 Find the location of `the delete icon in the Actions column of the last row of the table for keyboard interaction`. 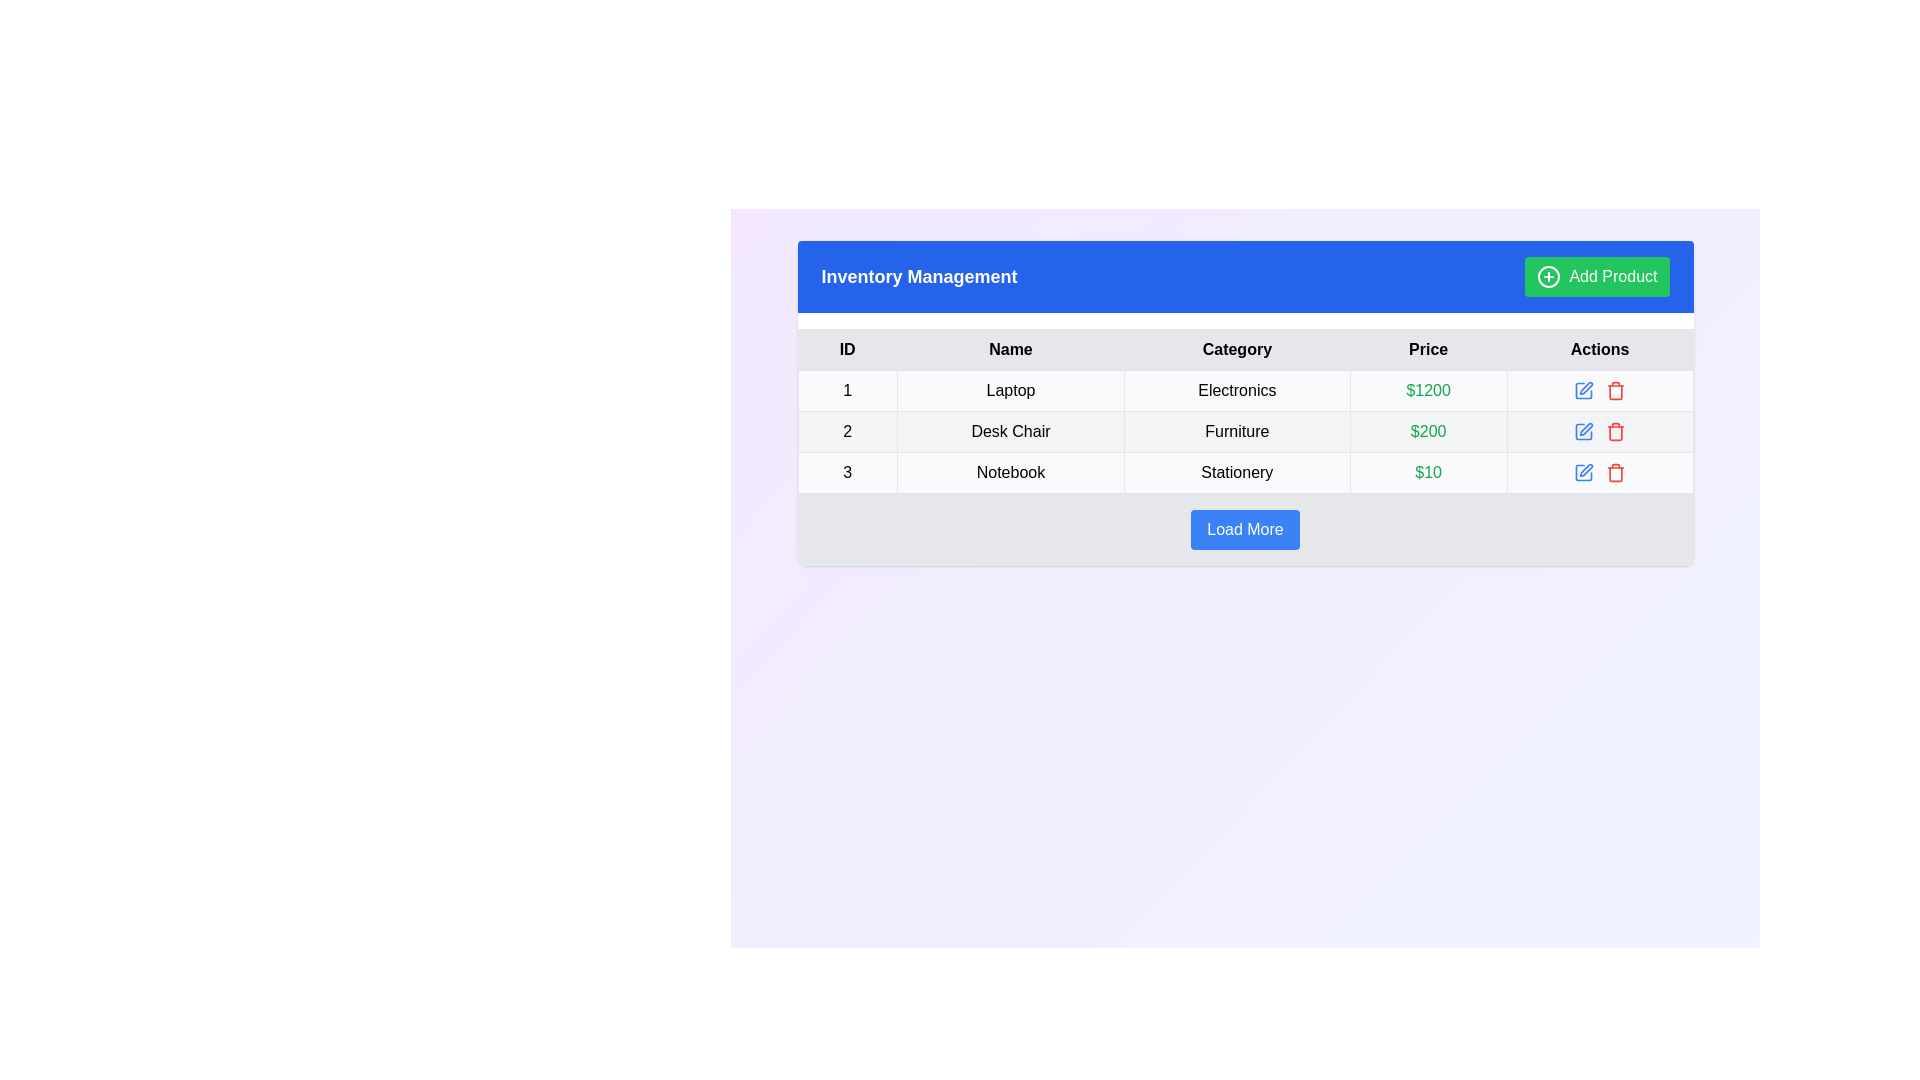

the delete icon in the Actions column of the last row of the table for keyboard interaction is located at coordinates (1616, 392).